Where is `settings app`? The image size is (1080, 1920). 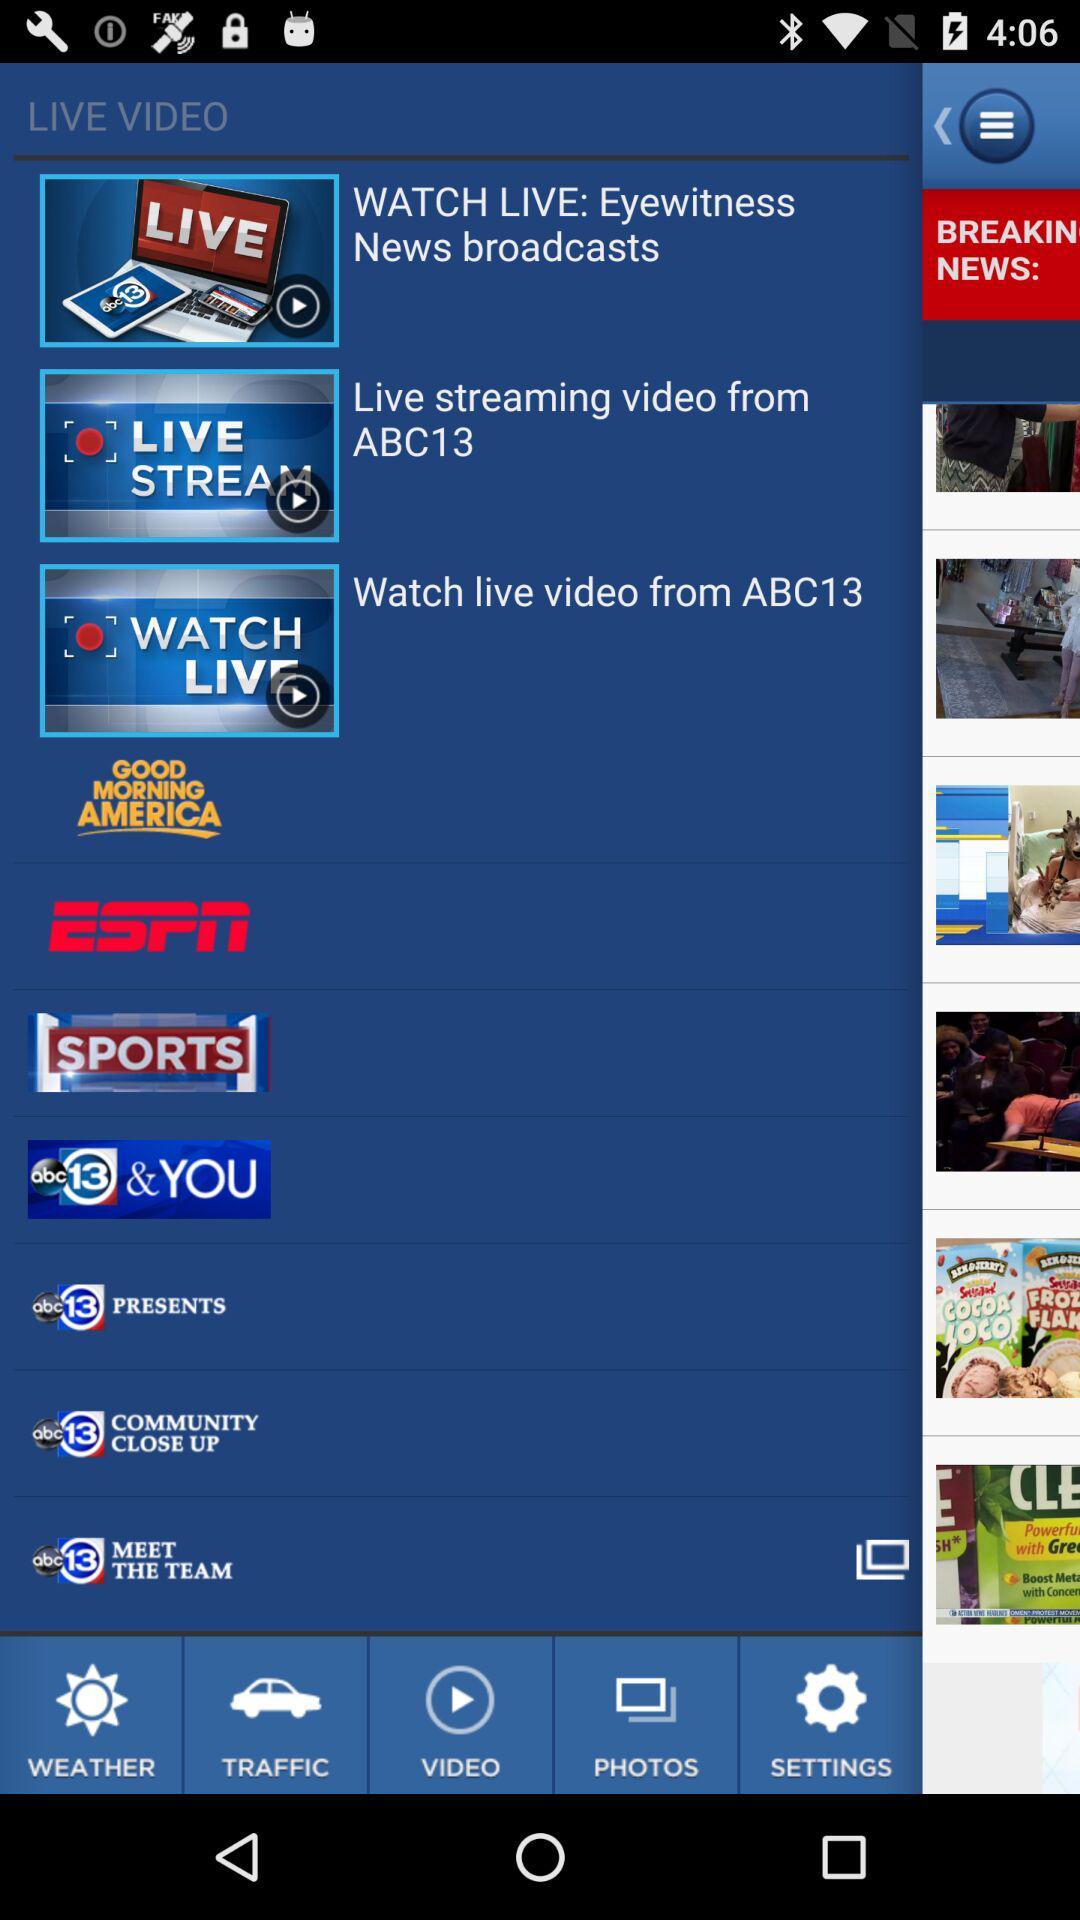 settings app is located at coordinates (831, 1714).